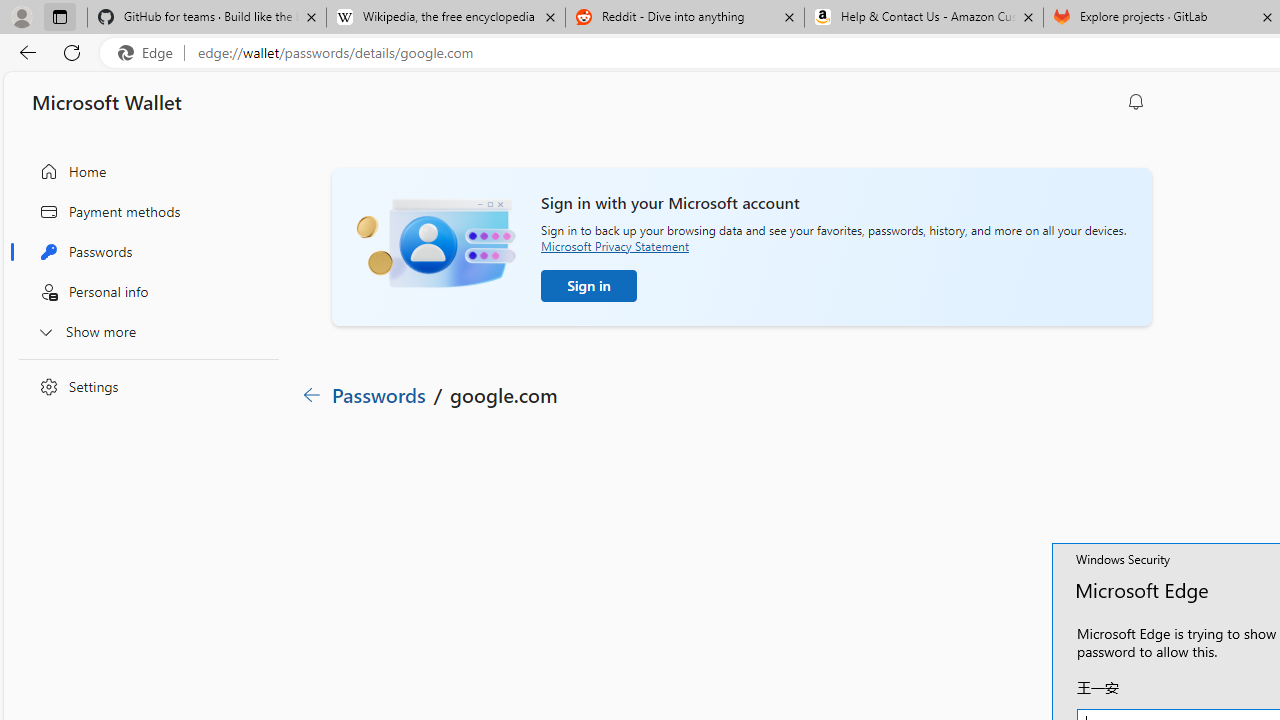 The height and width of the screenshot is (720, 1280). I want to click on 'Microsoft Privacy Statement', so click(614, 245).